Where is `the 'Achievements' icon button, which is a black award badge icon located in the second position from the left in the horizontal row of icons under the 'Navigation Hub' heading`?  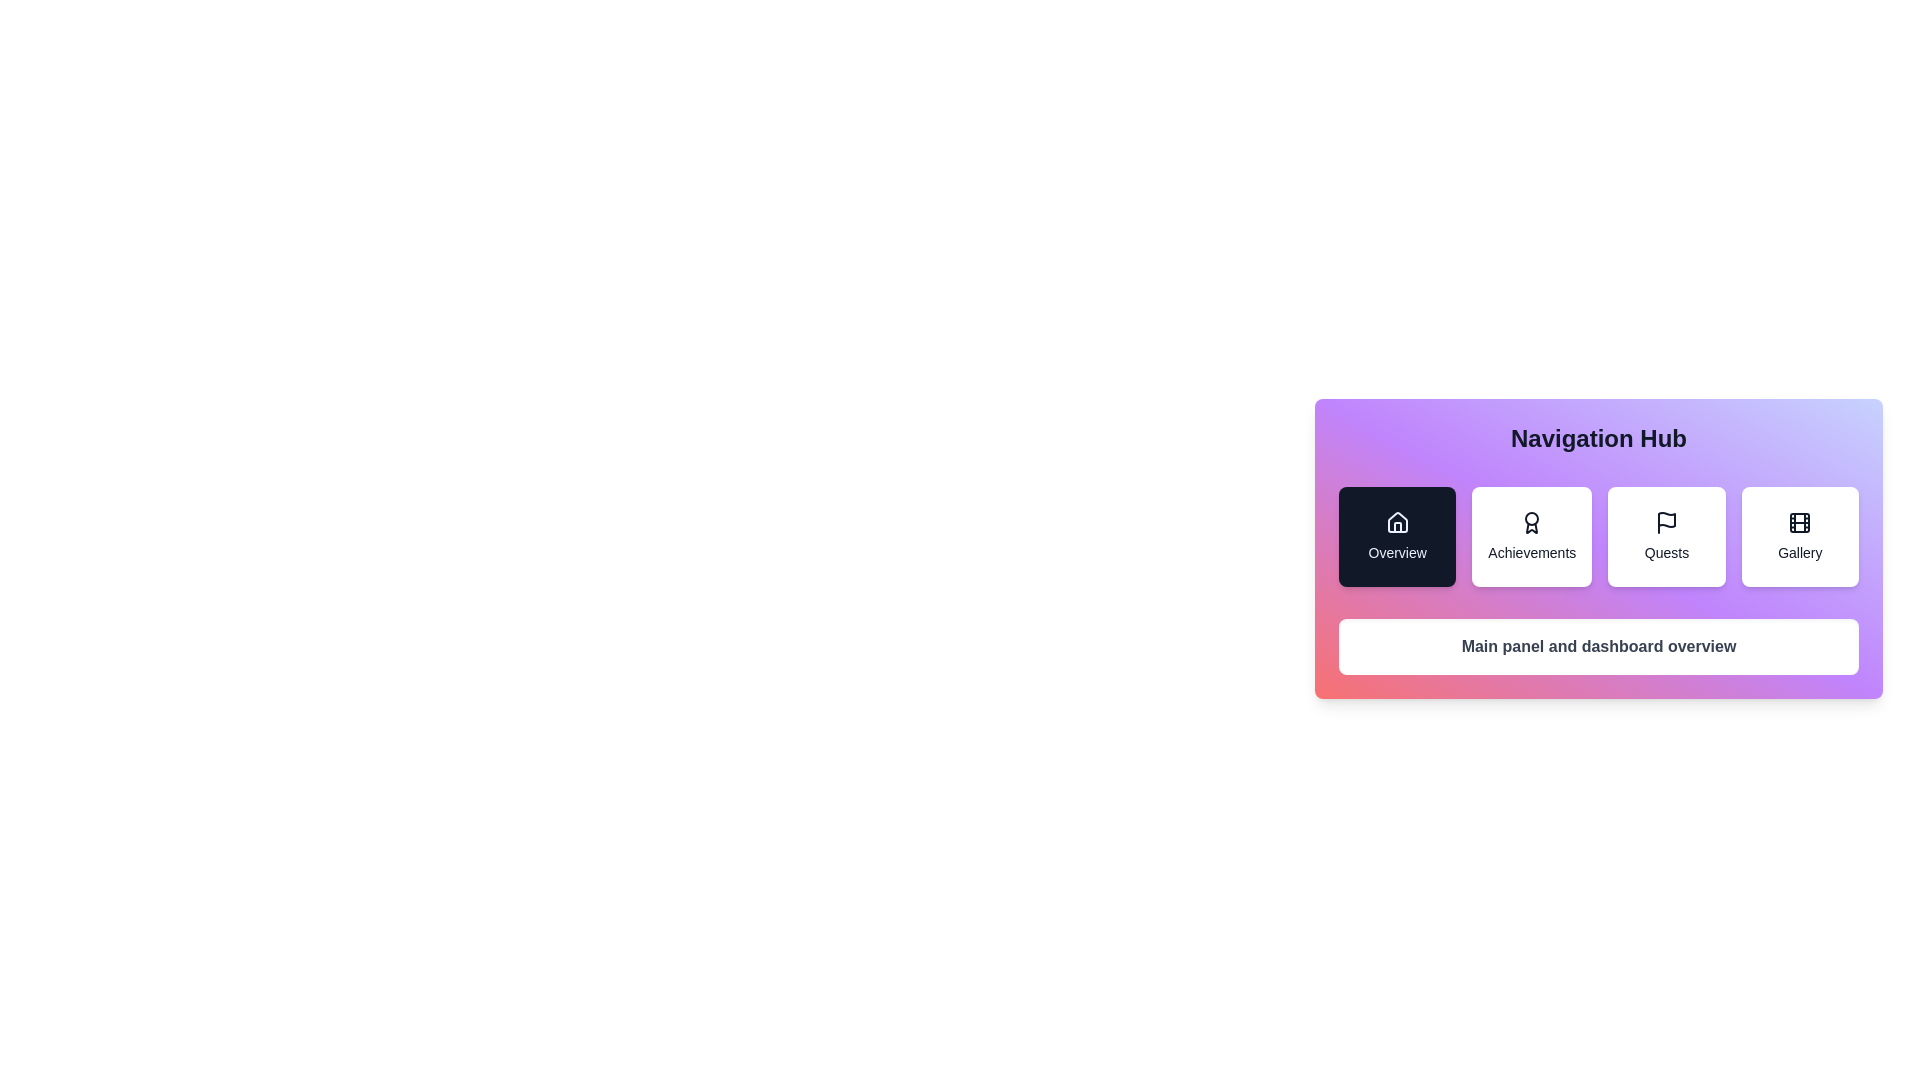 the 'Achievements' icon button, which is a black award badge icon located in the second position from the left in the horizontal row of icons under the 'Navigation Hub' heading is located at coordinates (1531, 522).